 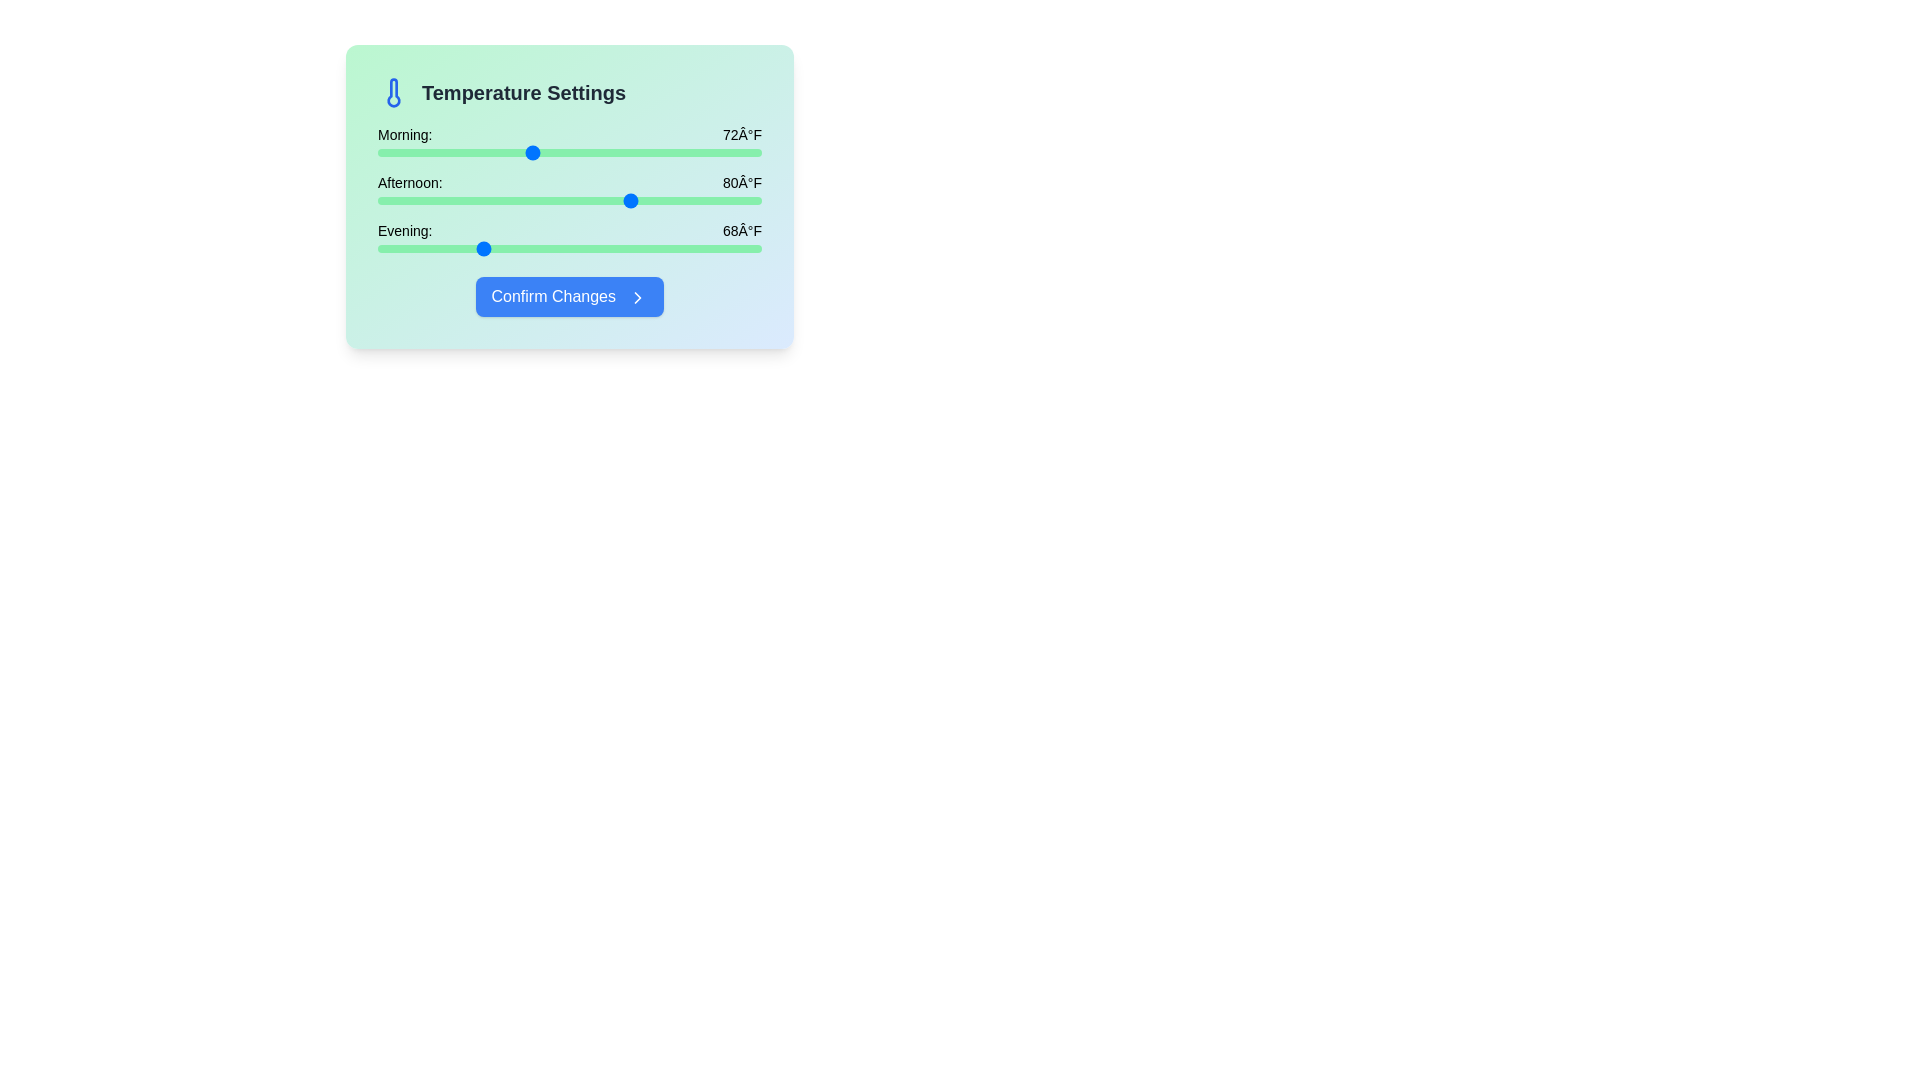 What do you see at coordinates (378, 200) in the screenshot?
I see `the afternoon temperature slider to 60°F` at bounding box center [378, 200].